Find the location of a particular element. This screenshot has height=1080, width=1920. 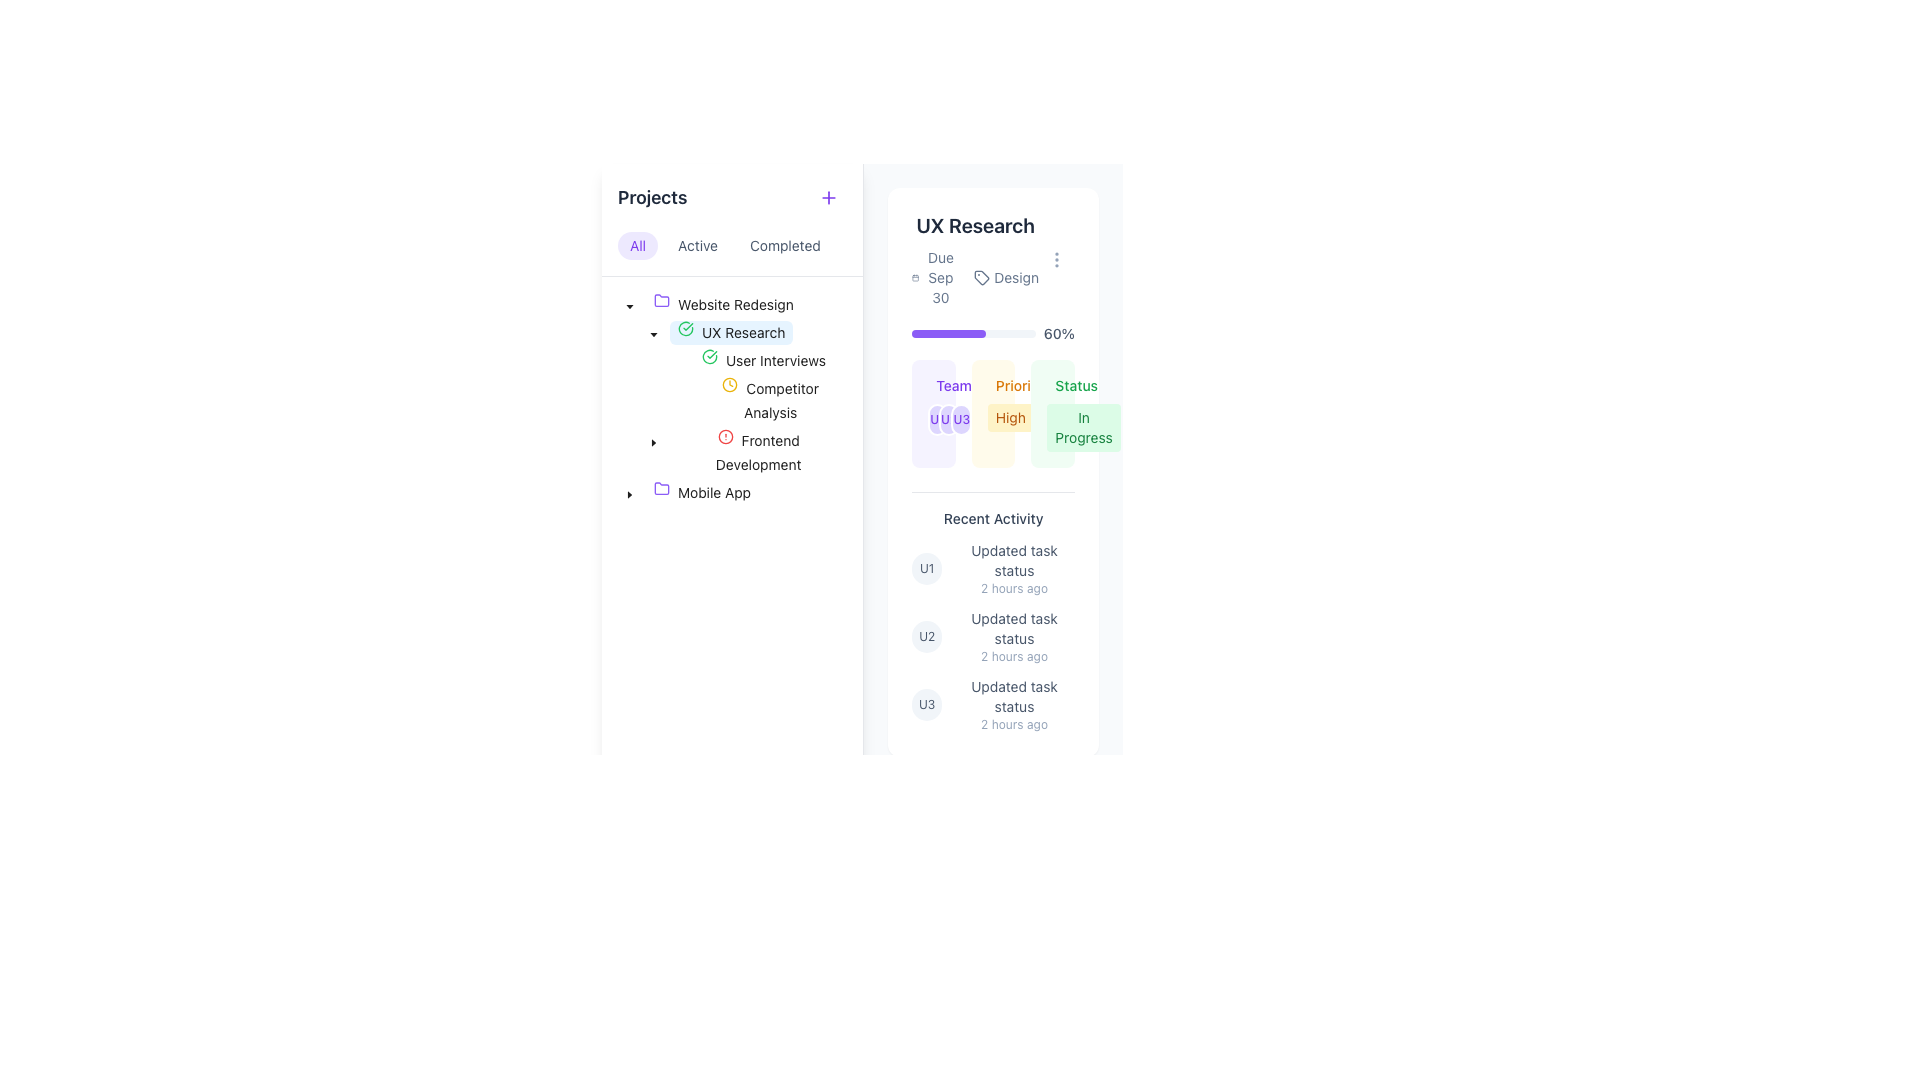

the related details linked to the status update notification in the 'Recent Activity' section under the 'UX Research' project is located at coordinates (1014, 569).